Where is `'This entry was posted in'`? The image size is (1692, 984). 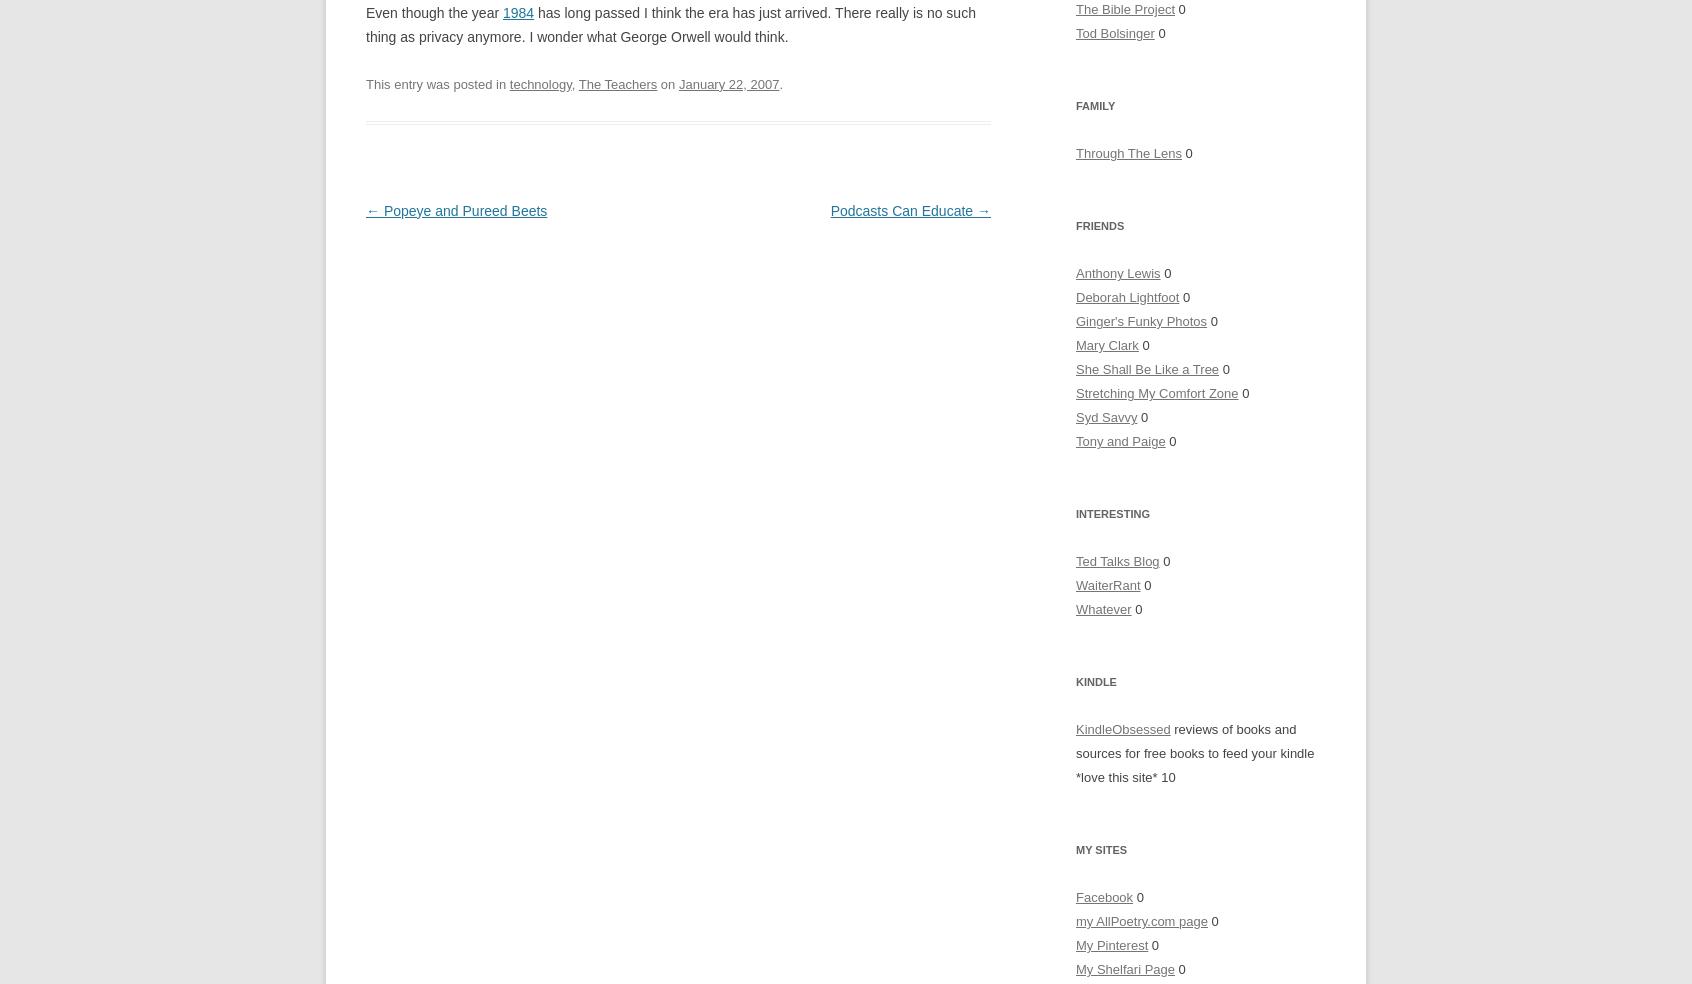
'This entry was posted in' is located at coordinates (436, 82).